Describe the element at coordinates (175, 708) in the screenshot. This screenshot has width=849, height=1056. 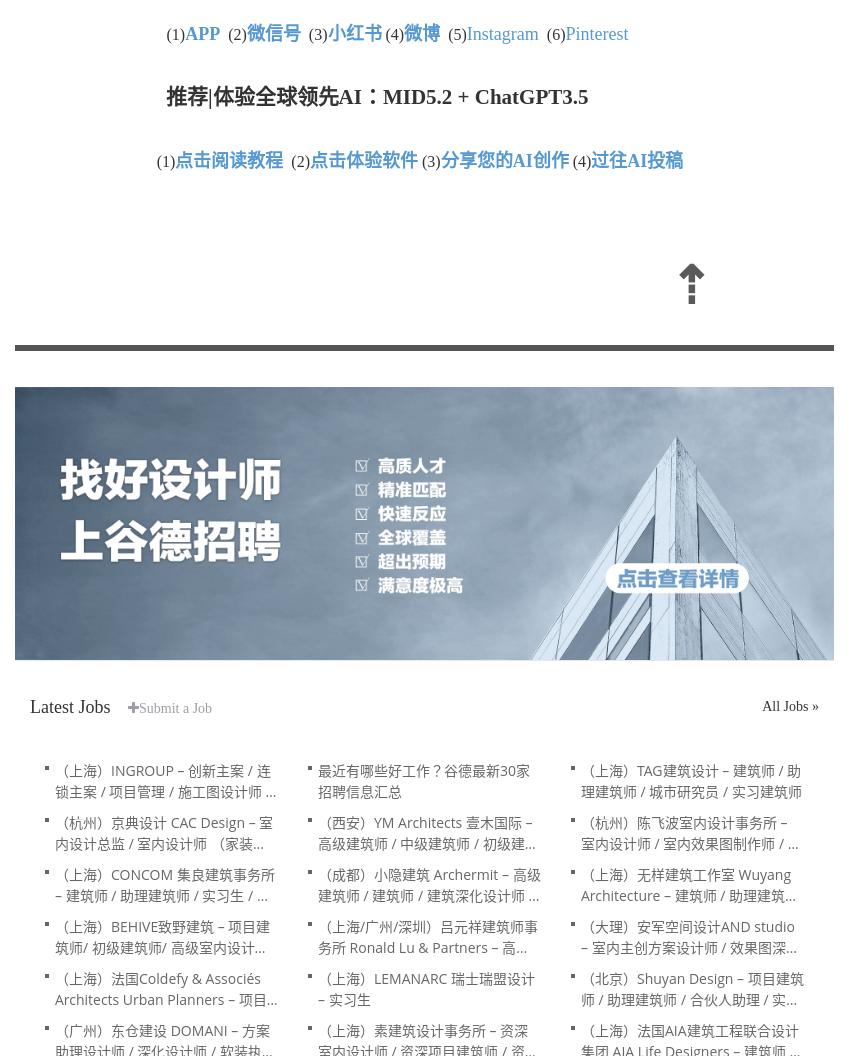
I see `'Submit a Job'` at that location.